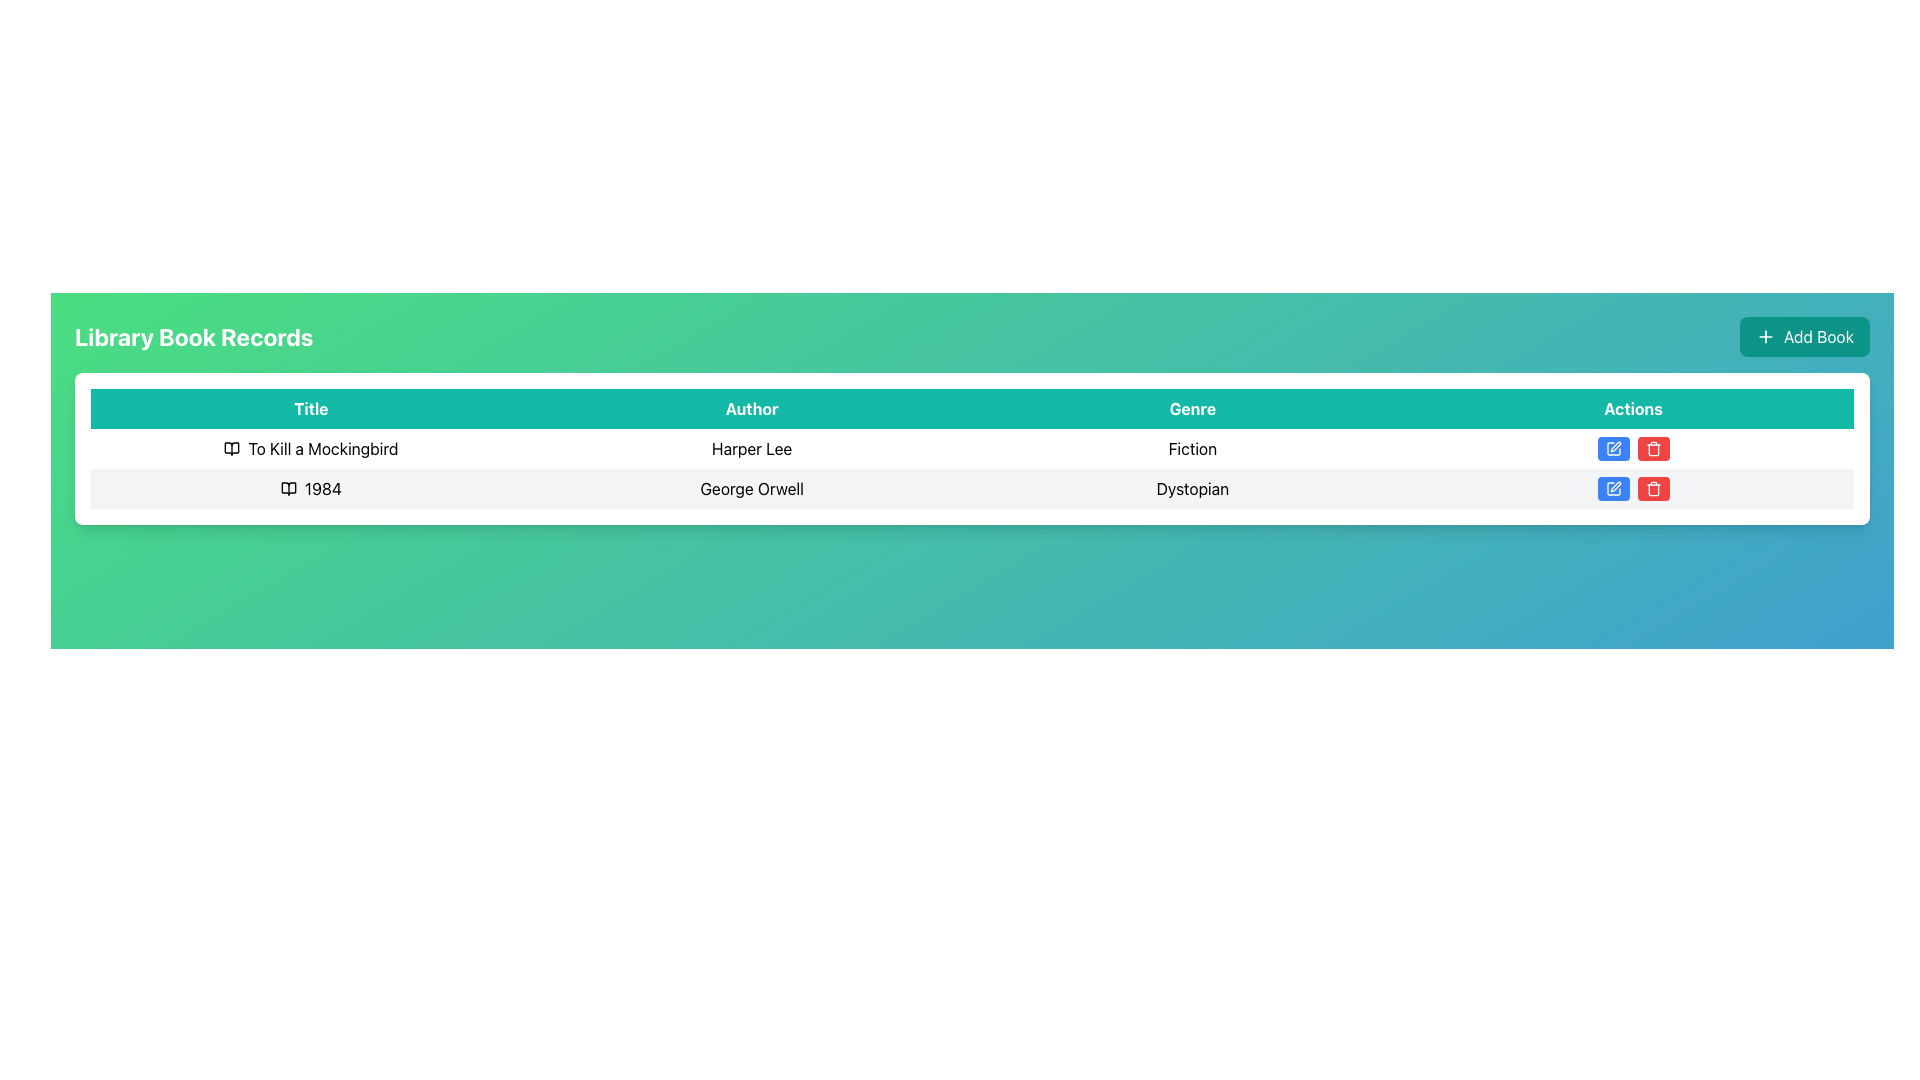 This screenshot has width=1920, height=1080. What do you see at coordinates (1192, 447) in the screenshot?
I see `the text label displaying 'Fiction' which is bold and centered in the first row of a table, positioned between 'Harper Lee' and blank space` at bounding box center [1192, 447].